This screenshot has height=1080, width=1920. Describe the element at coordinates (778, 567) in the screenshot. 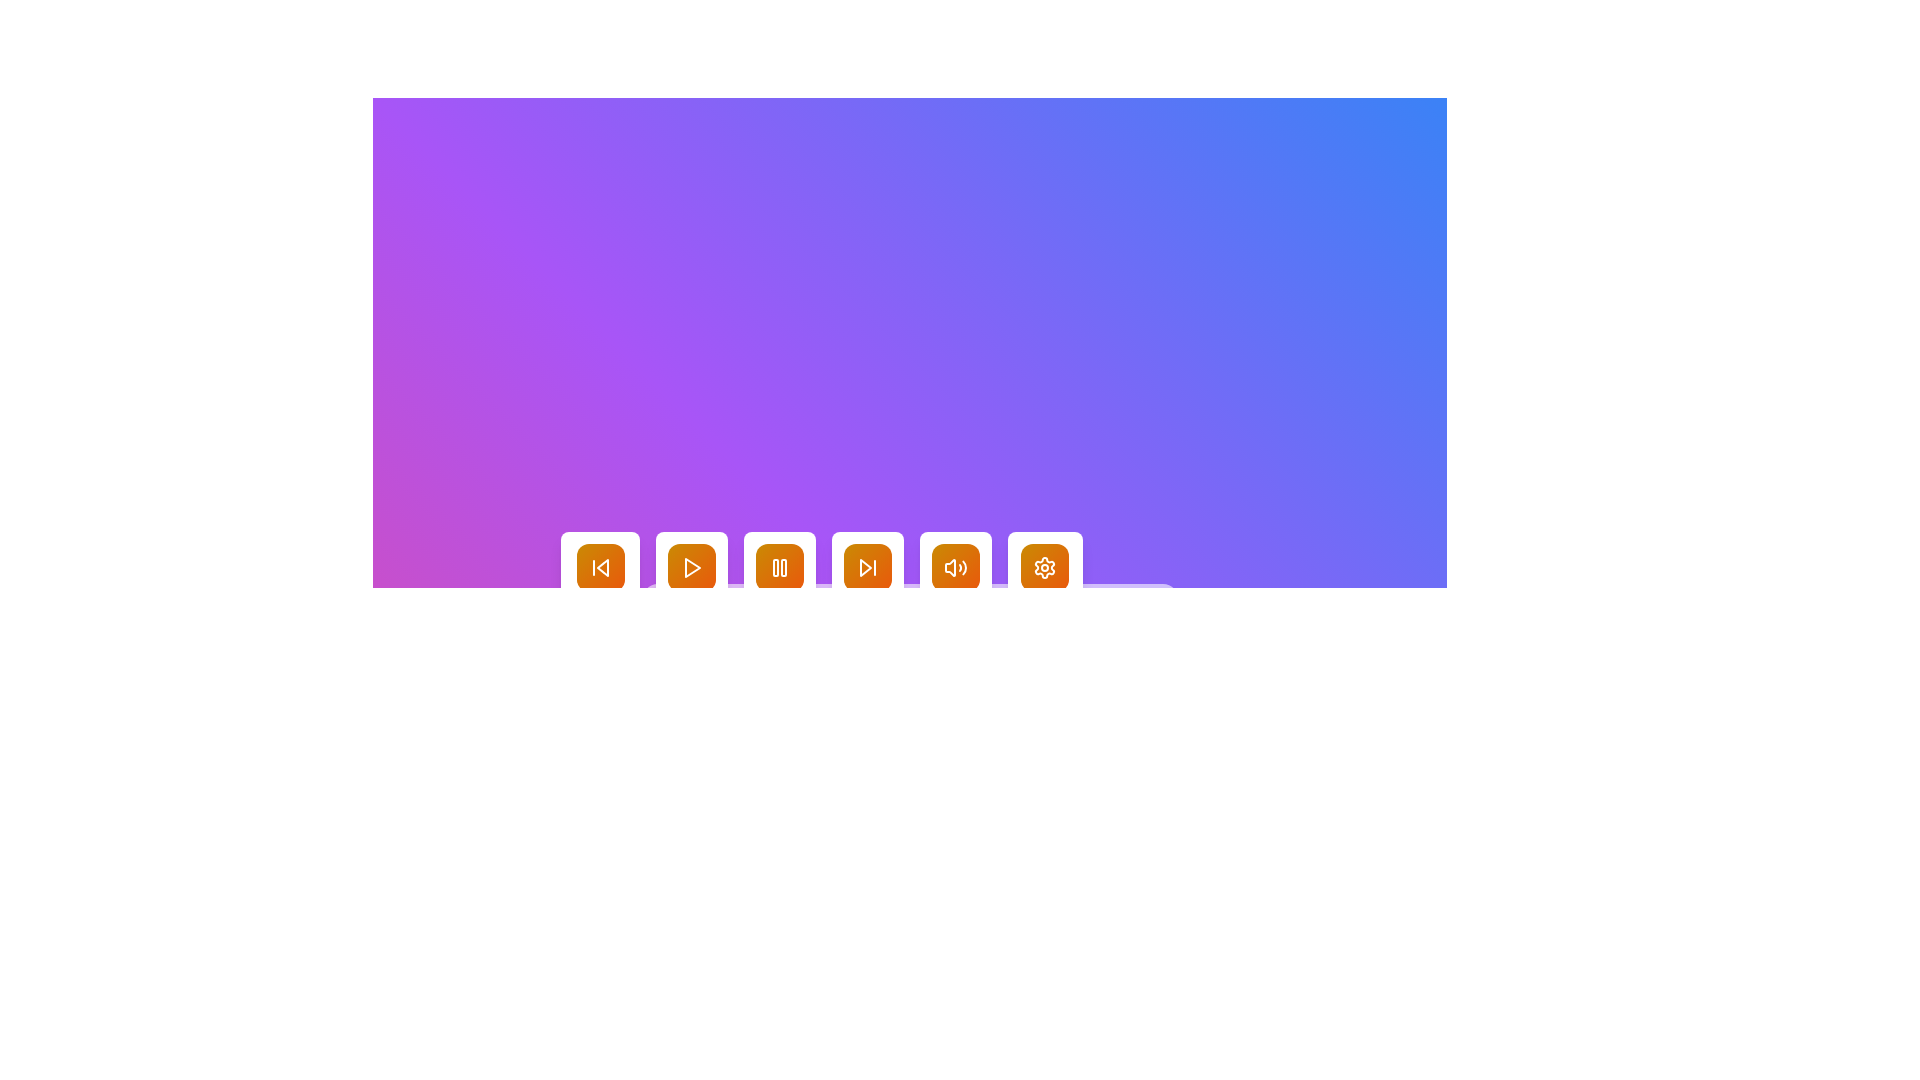

I see `the yellow to orange gradient button with a white pause icon in the center, which is the third button from the left, to check for the appearance of a tooltip` at that location.